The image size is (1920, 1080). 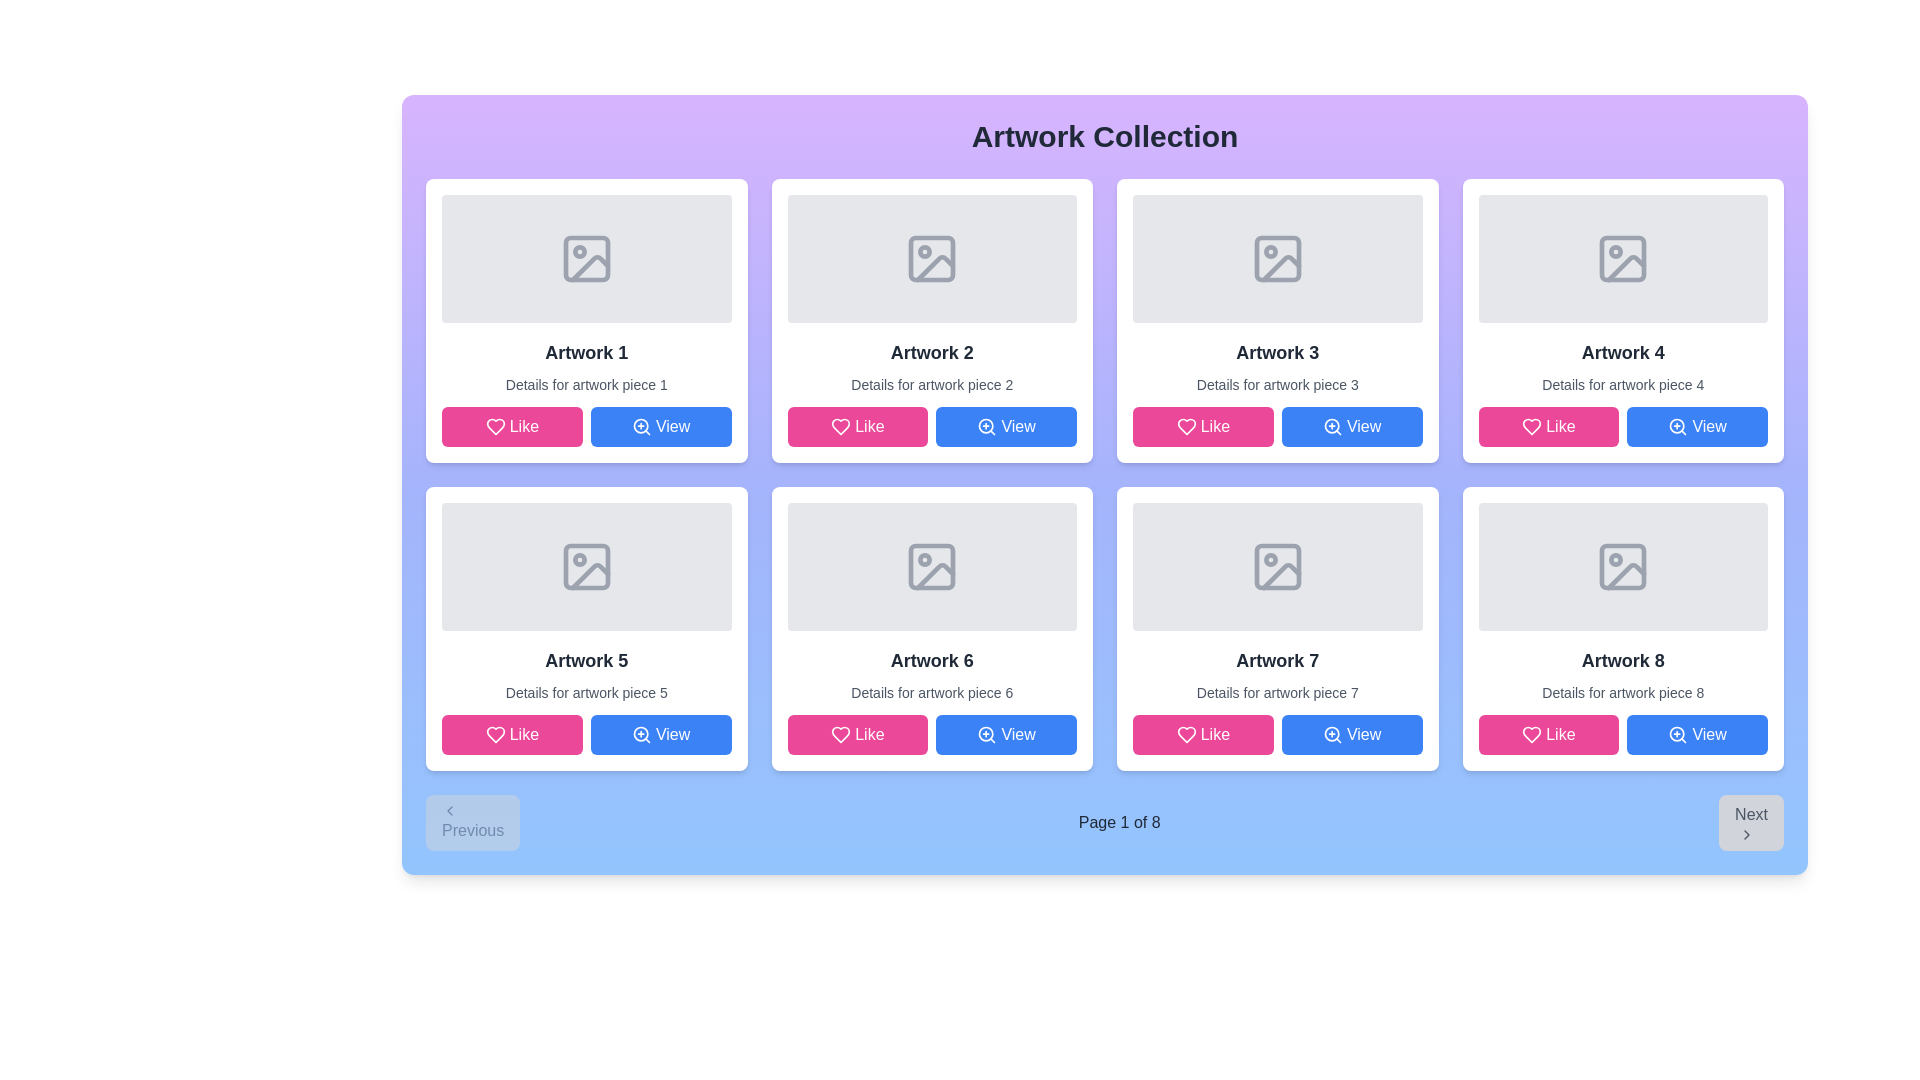 What do you see at coordinates (1269, 250) in the screenshot?
I see `the decorative circular indicator located in the graphic icon of the card labeled 'Artwork 3', which is positioned in the upper right corner inside the square` at bounding box center [1269, 250].